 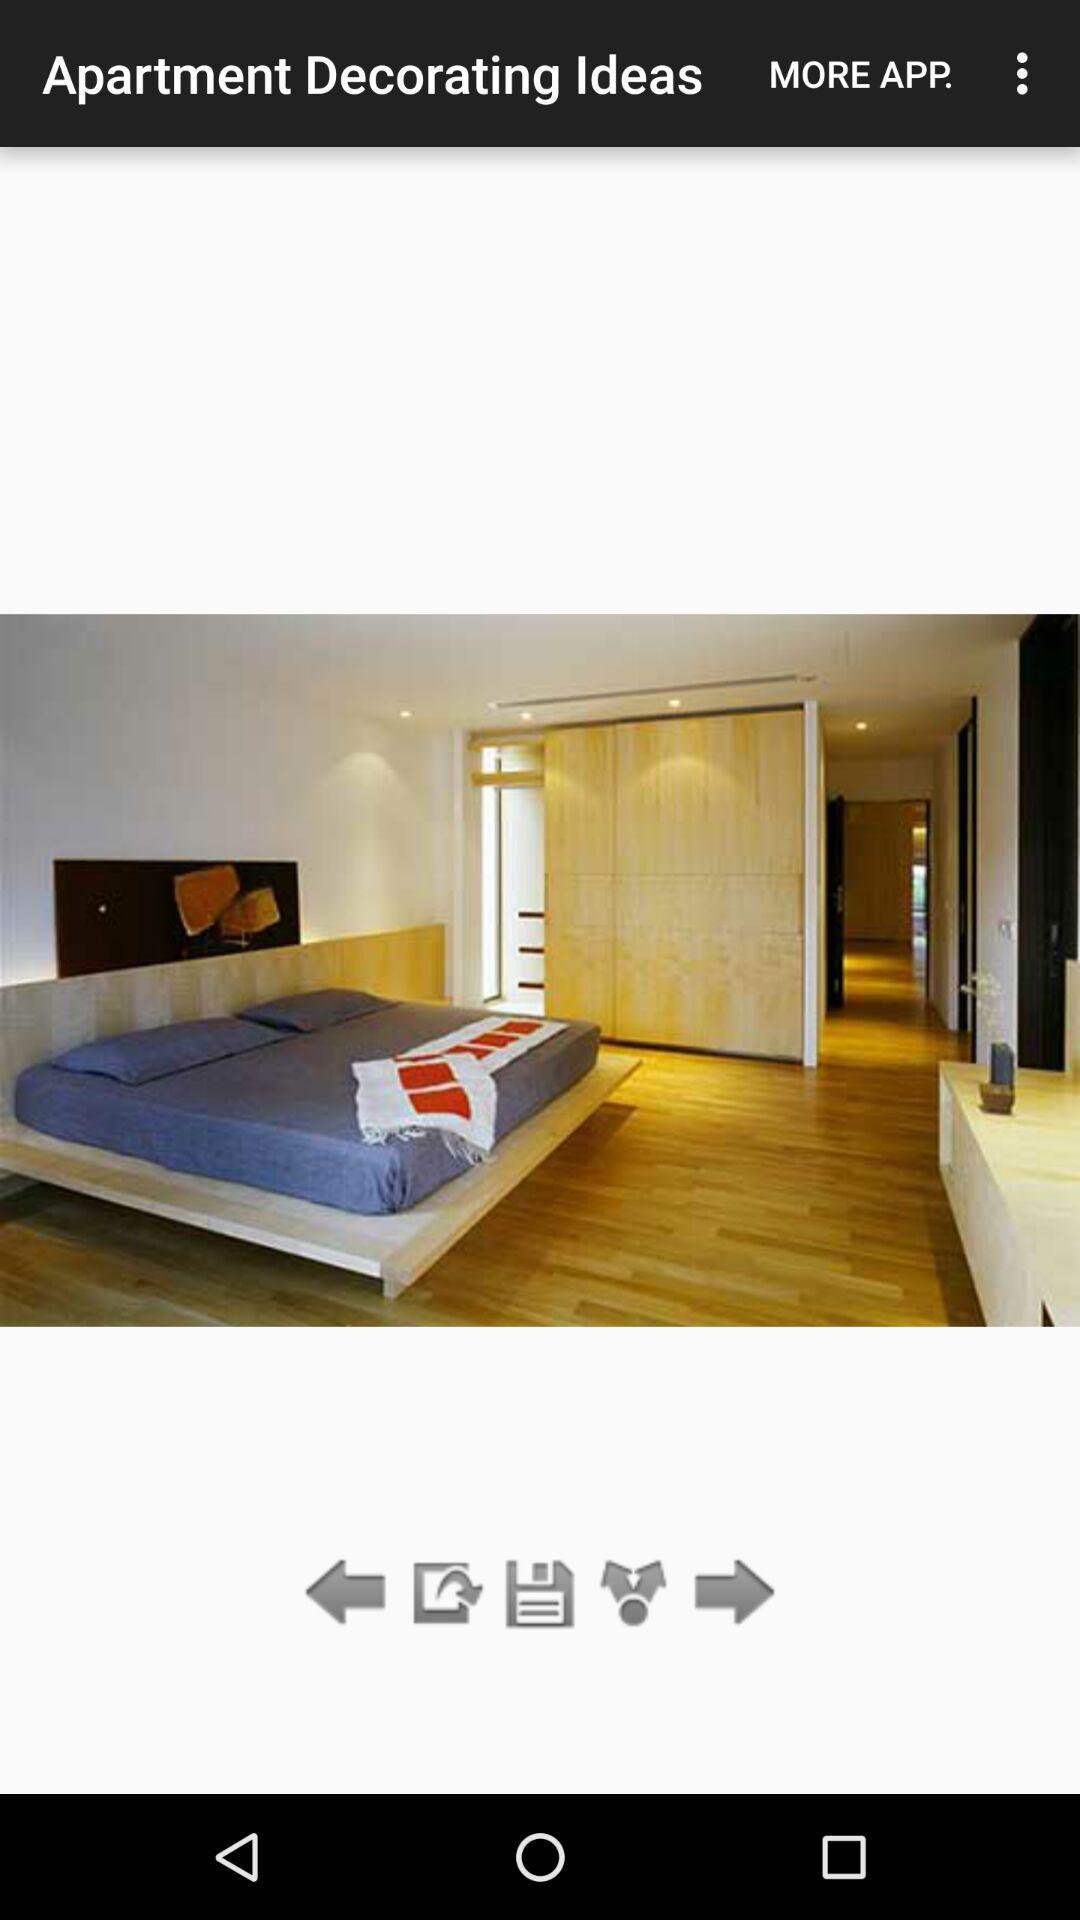 I want to click on the arrow_backward icon, so click(x=350, y=1593).